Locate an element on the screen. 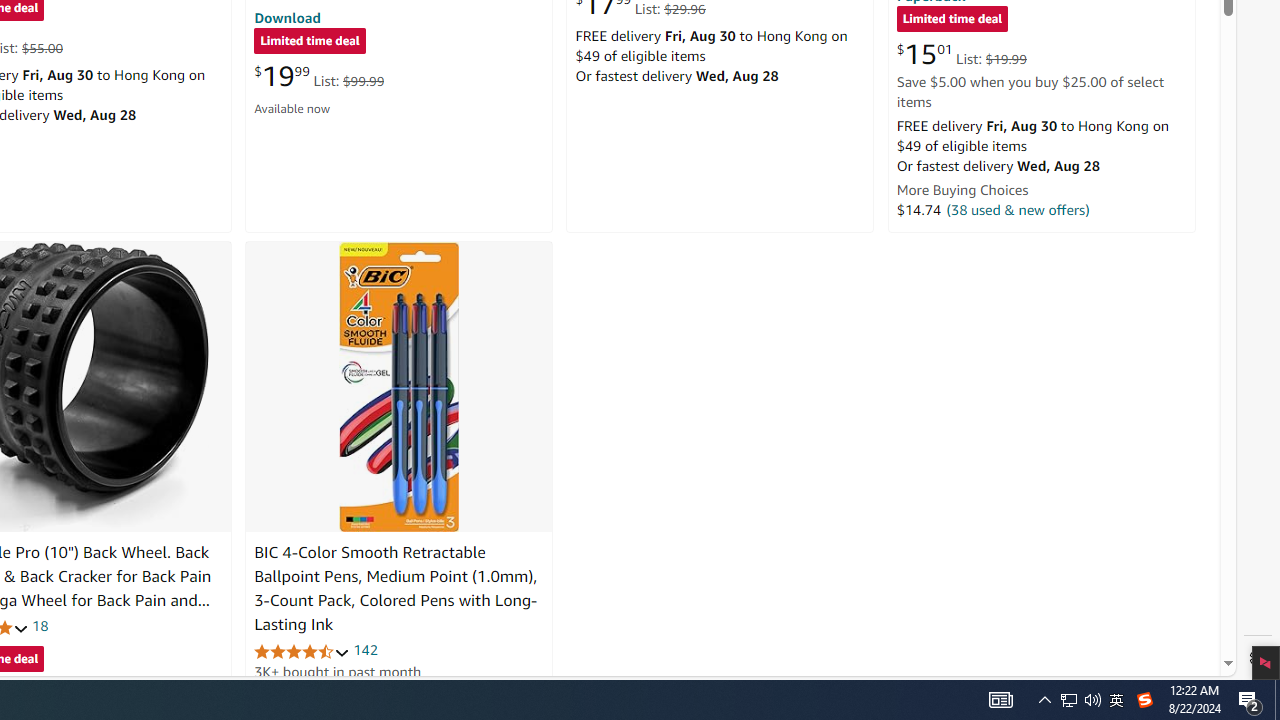 The height and width of the screenshot is (720, 1280). '142' is located at coordinates (365, 650).